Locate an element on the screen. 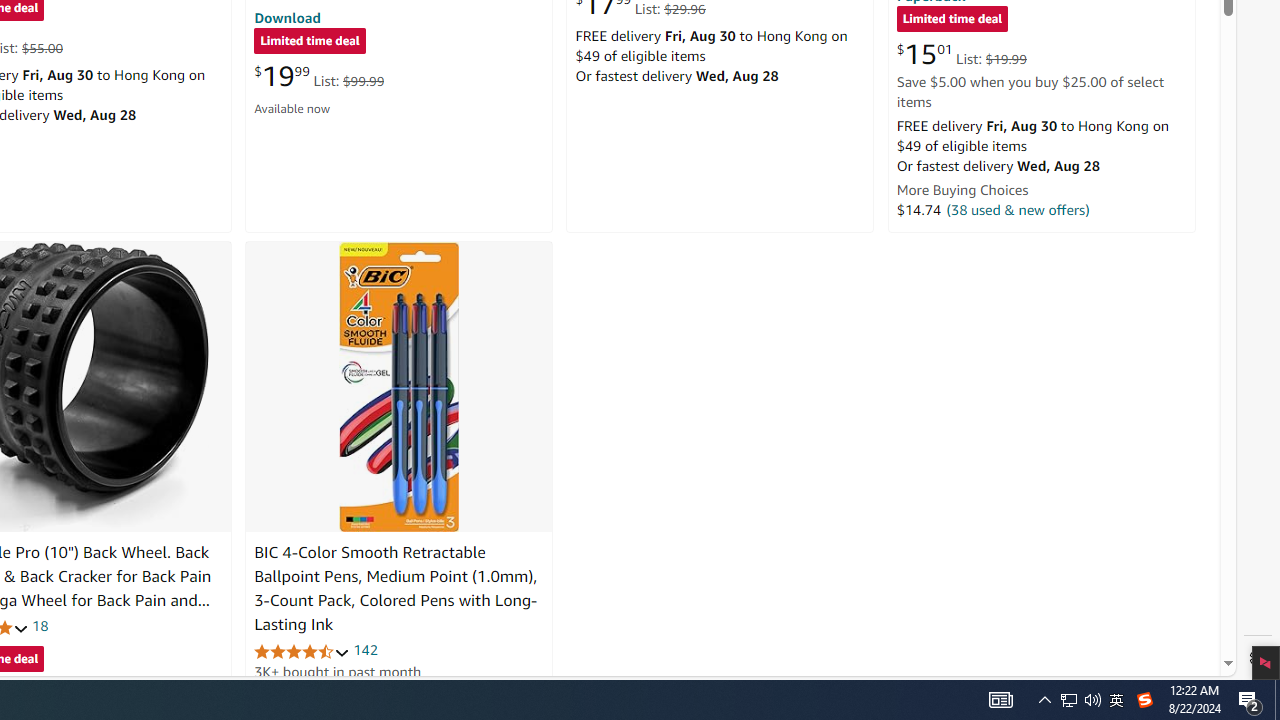 The height and width of the screenshot is (720, 1280). '142' is located at coordinates (365, 650).